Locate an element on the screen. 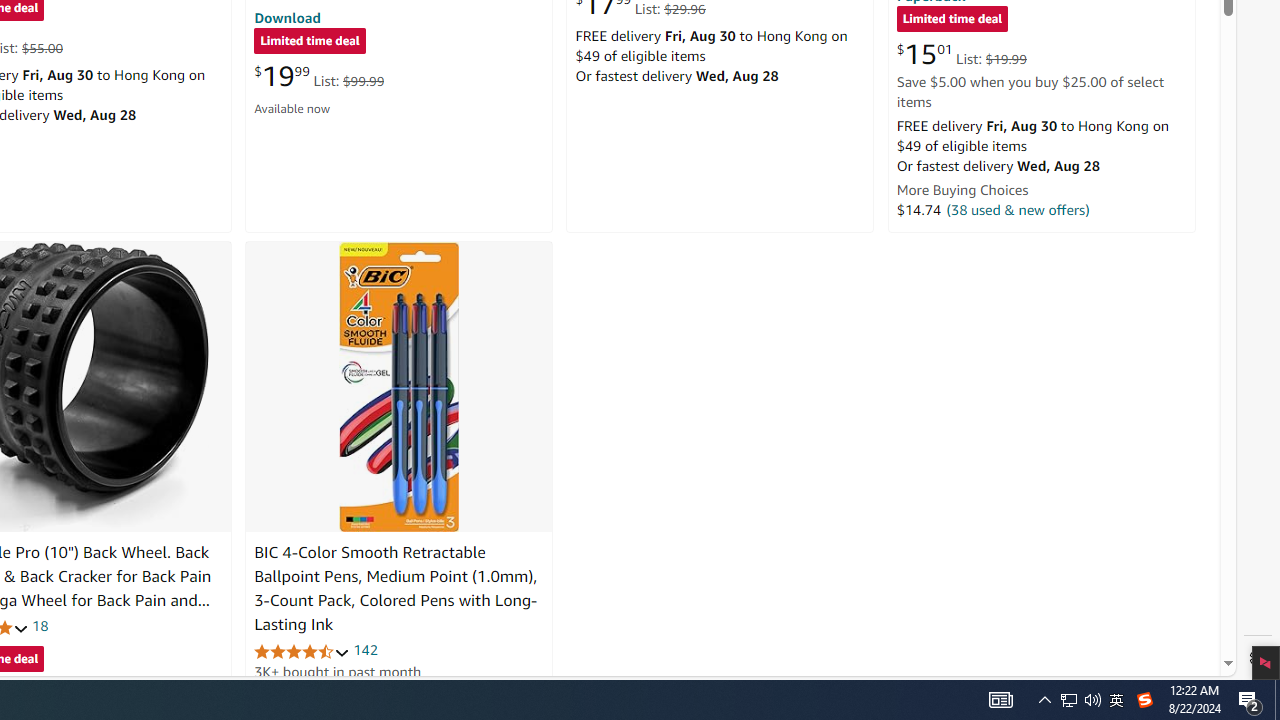 The height and width of the screenshot is (720, 1280). '142' is located at coordinates (365, 650).